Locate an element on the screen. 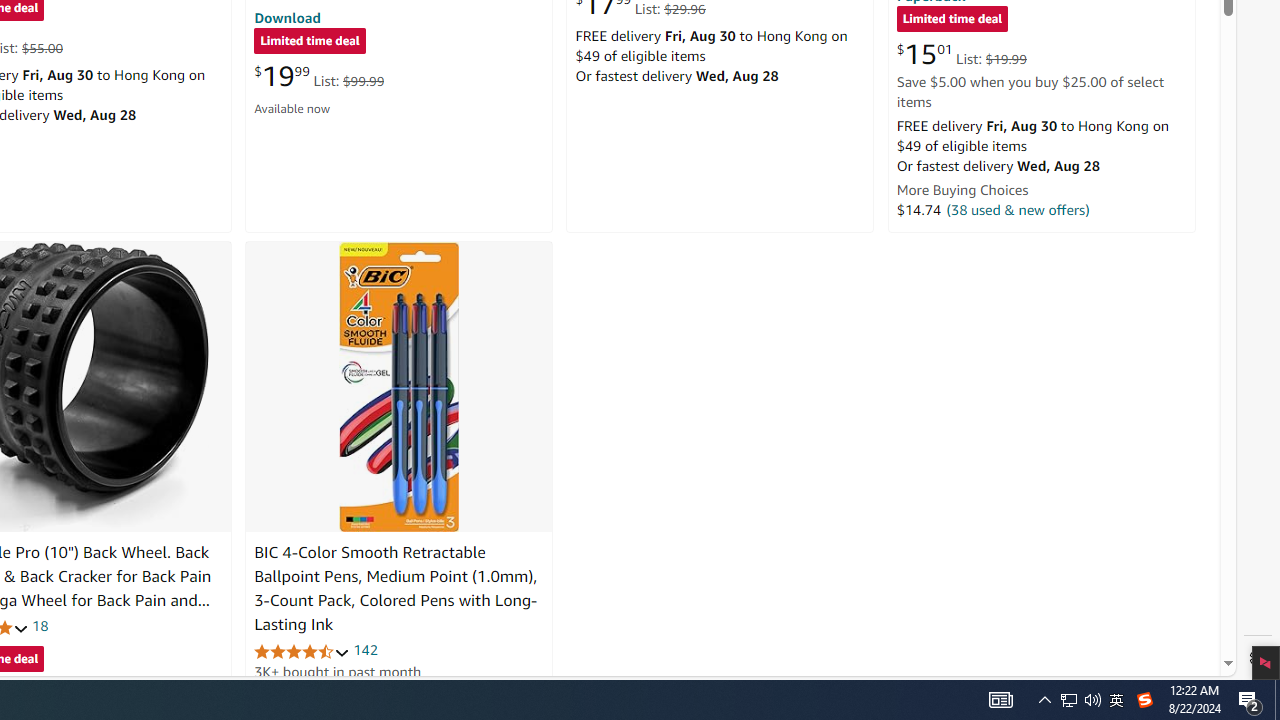 The height and width of the screenshot is (720, 1280). '142' is located at coordinates (365, 650).